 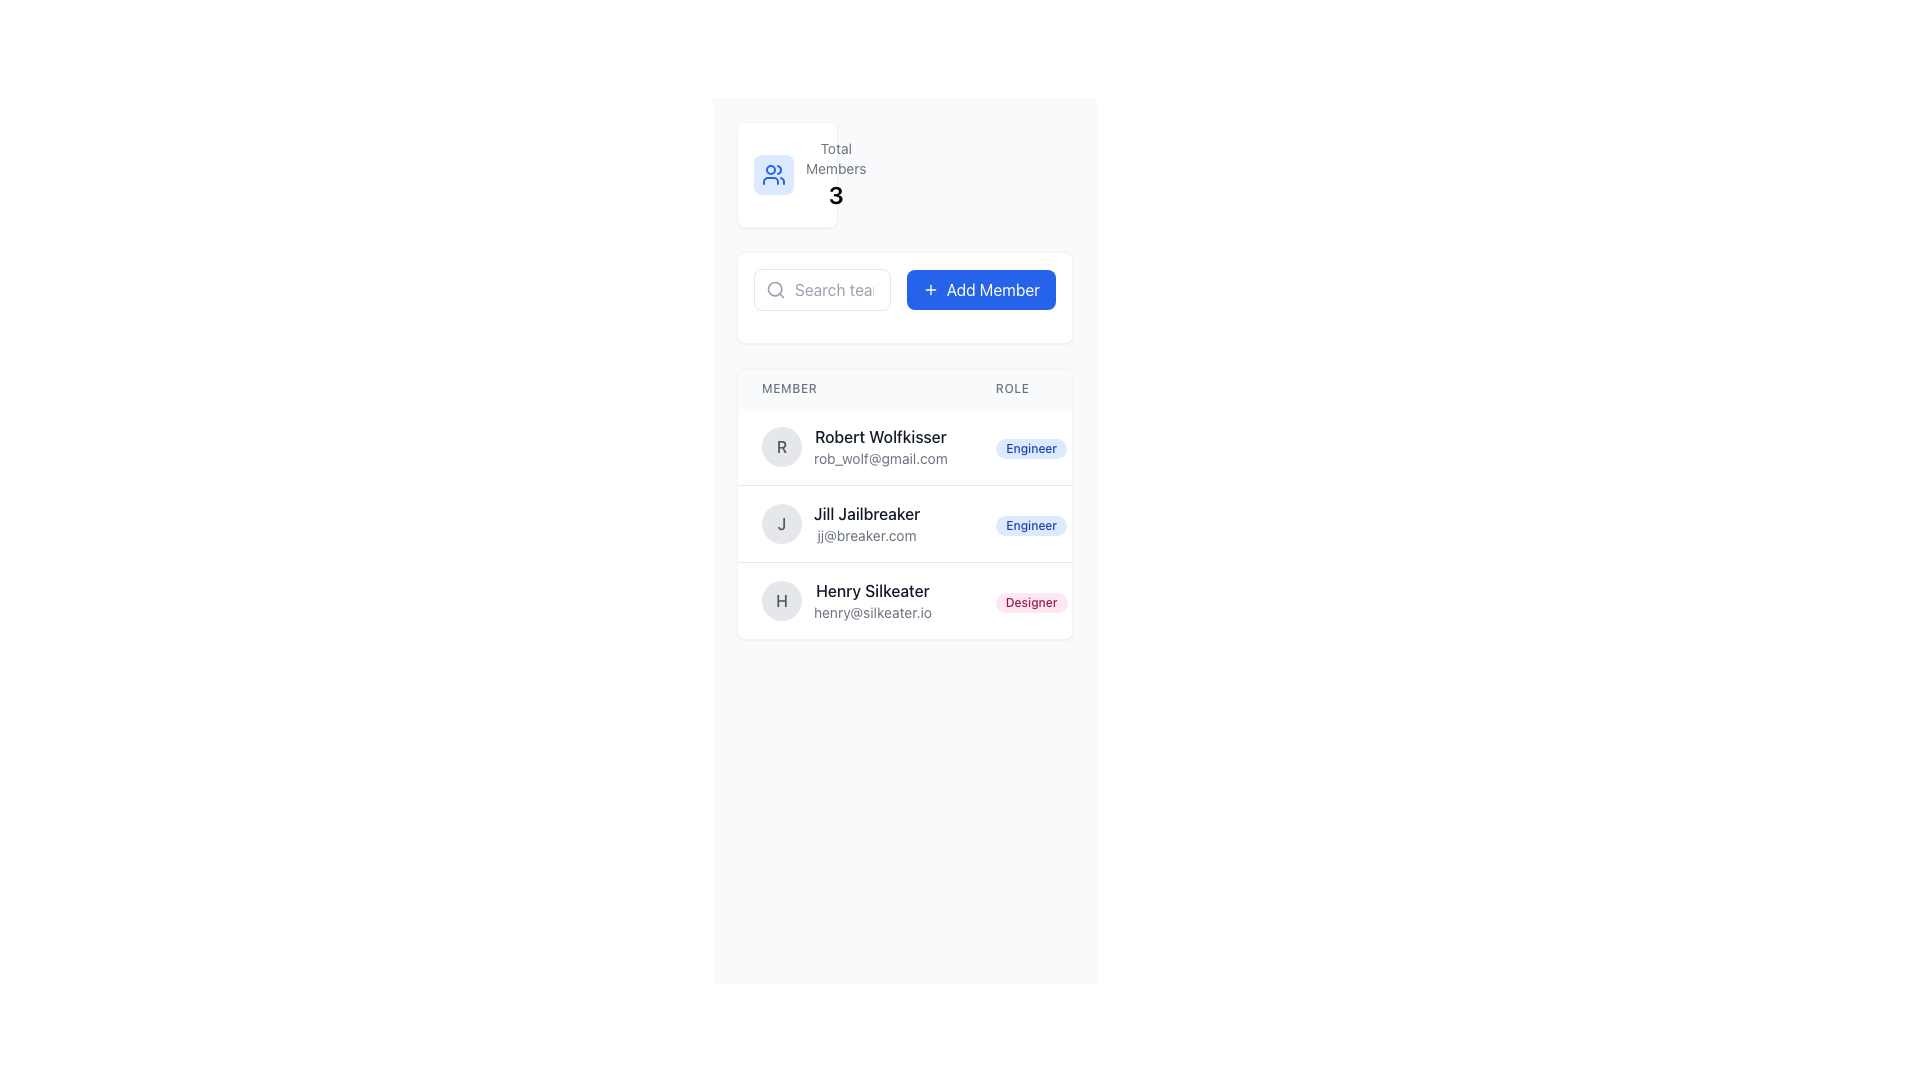 What do you see at coordinates (781, 446) in the screenshot?
I see `the avatar representing Robert Wolfkisser, which is located at the leftmost position in the information row` at bounding box center [781, 446].